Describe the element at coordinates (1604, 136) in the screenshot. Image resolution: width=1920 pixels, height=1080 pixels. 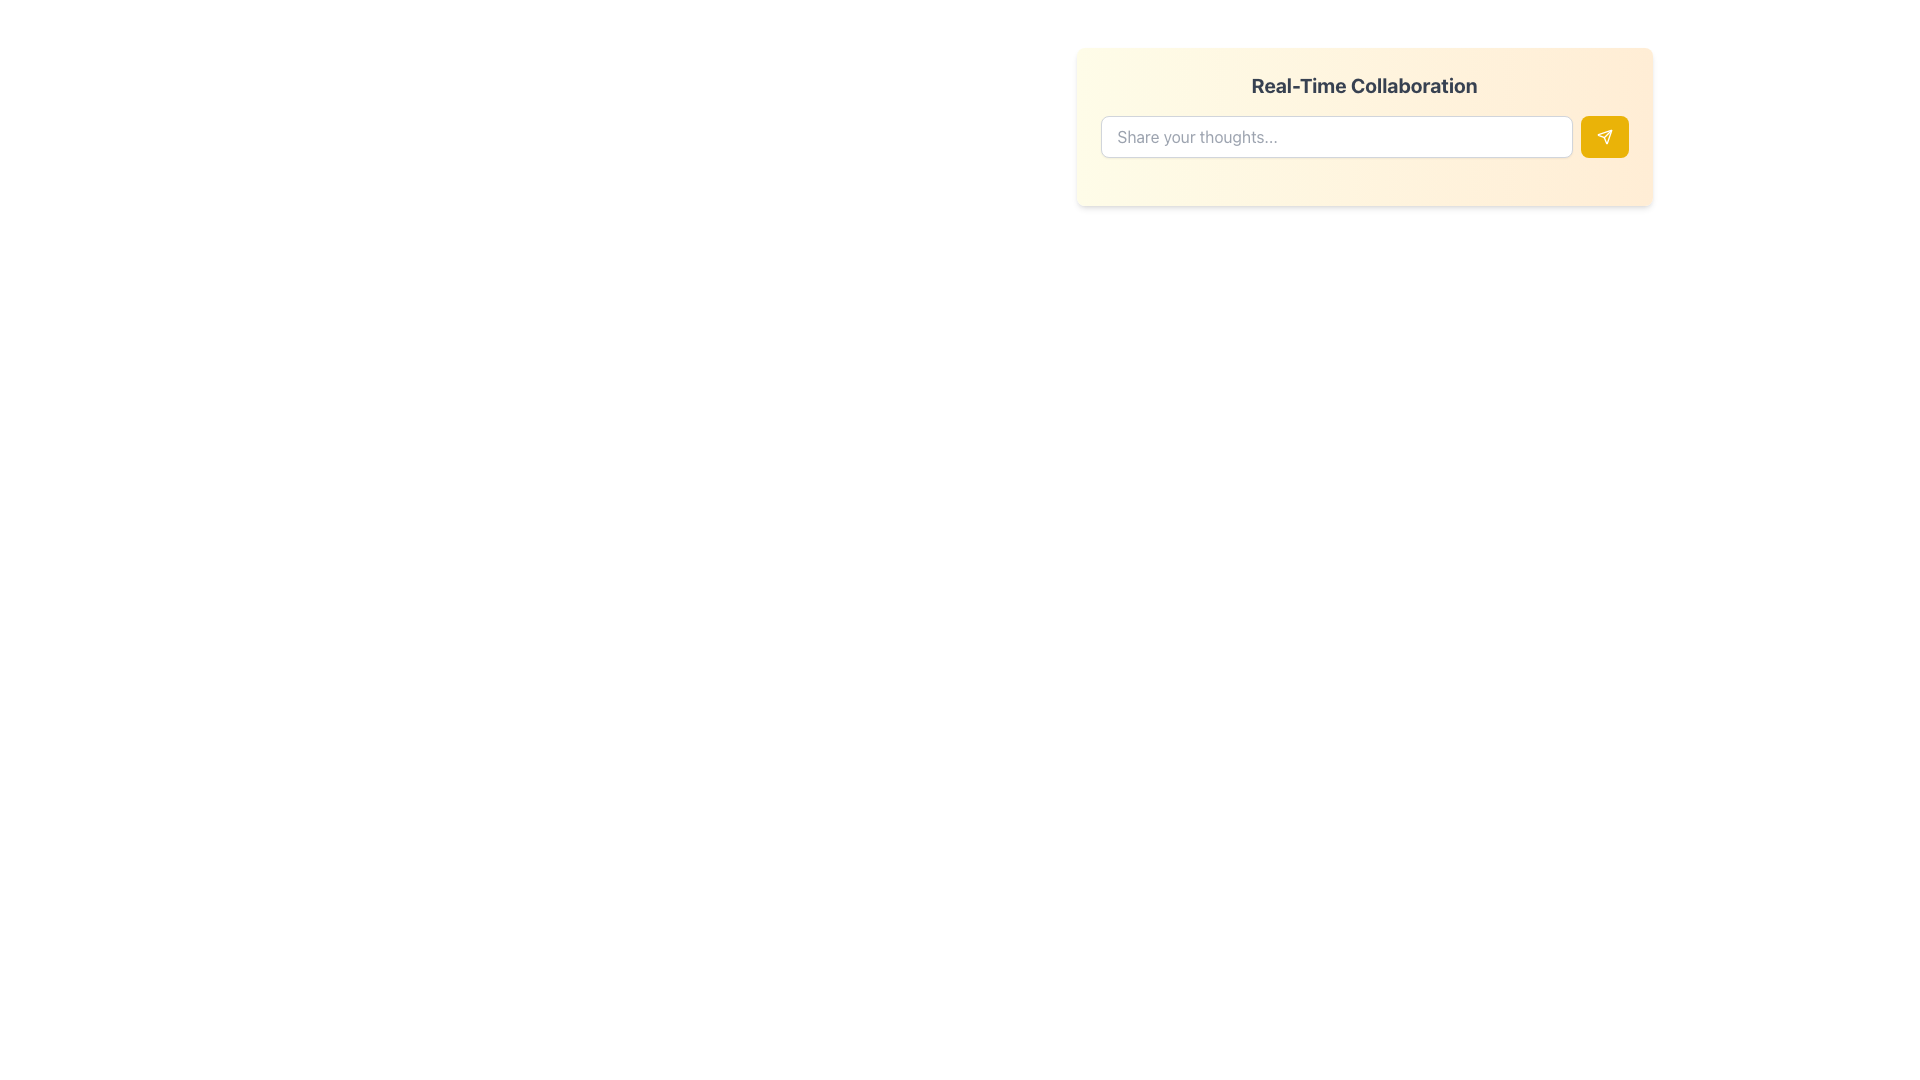
I see `the paper plane icon located at the right edge of the text input field labeled 'Real-Time Collaboration'` at that location.